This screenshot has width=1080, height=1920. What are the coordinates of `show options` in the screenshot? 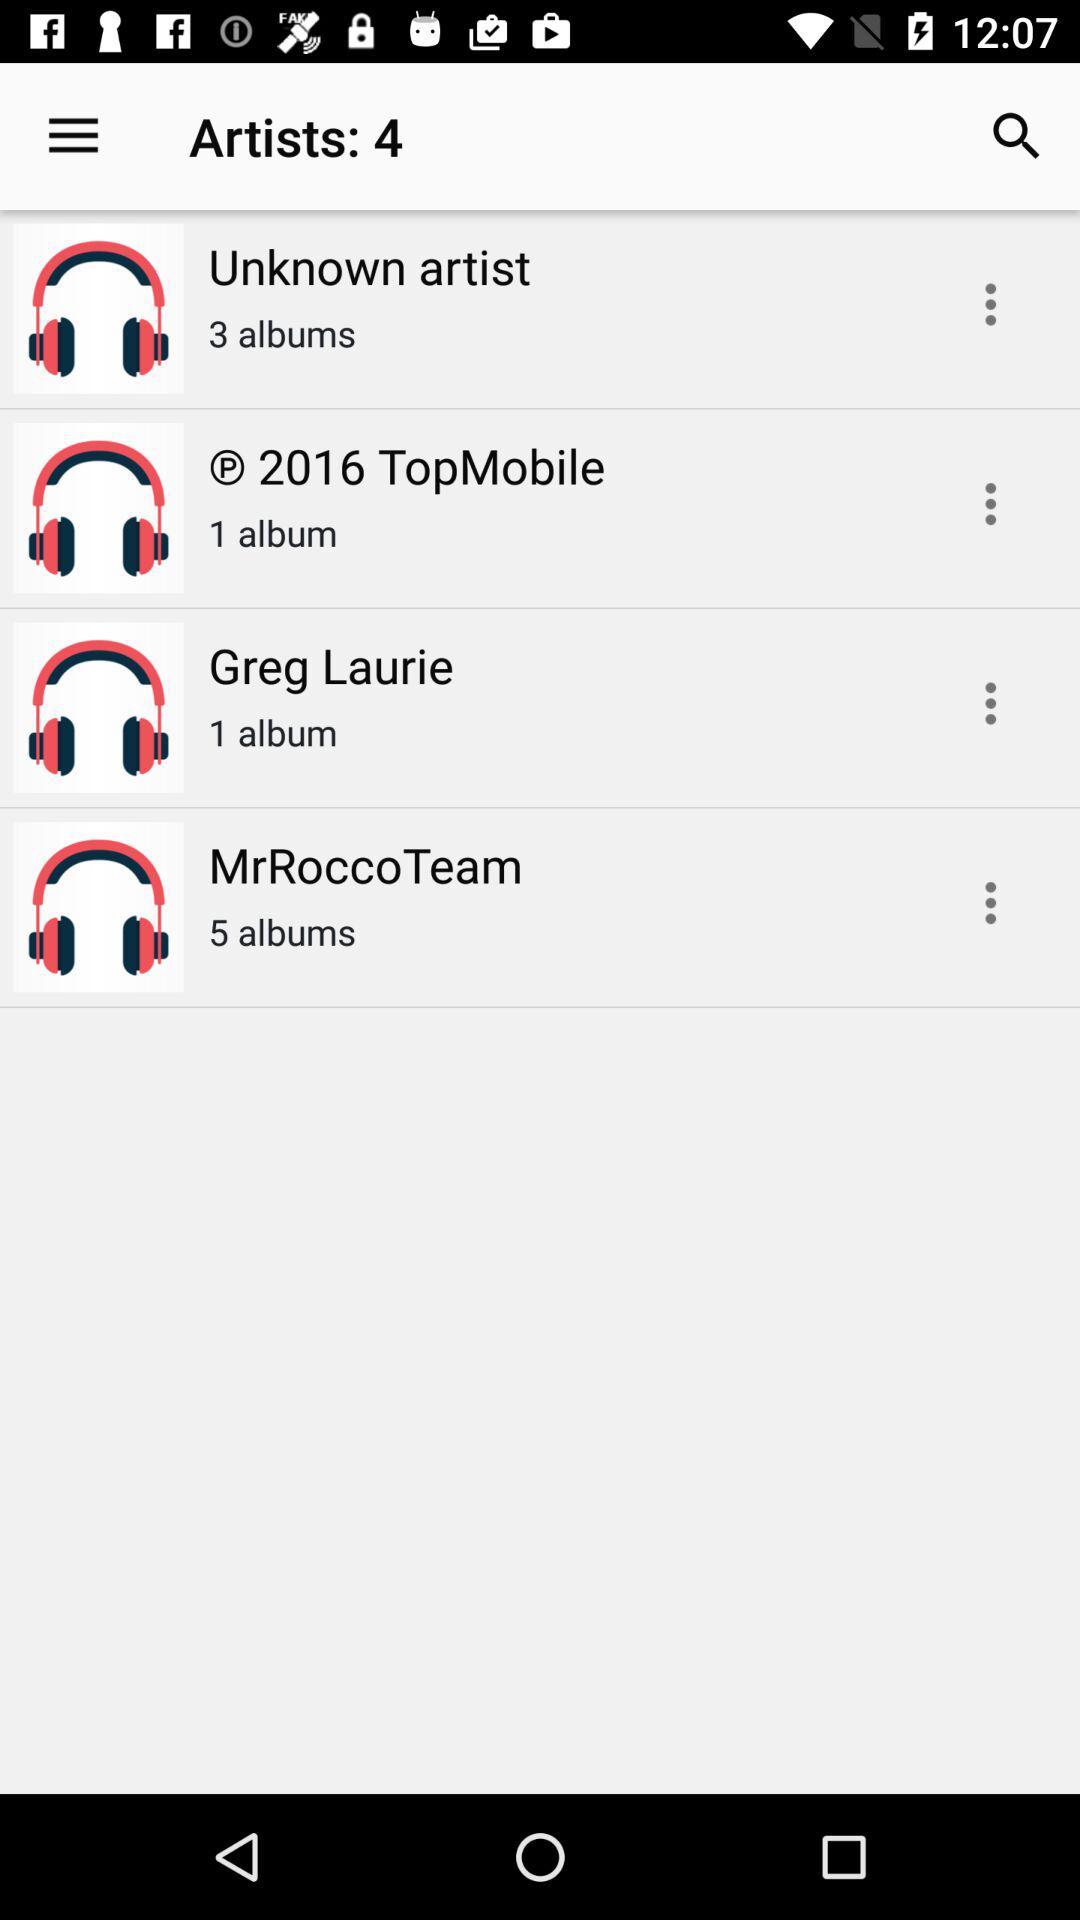 It's located at (990, 504).